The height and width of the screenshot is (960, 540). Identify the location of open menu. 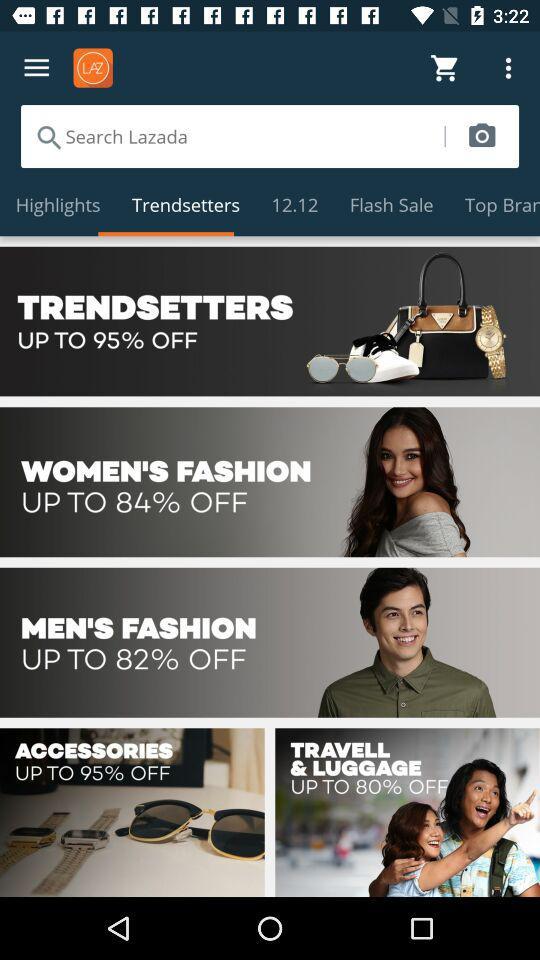
(36, 68).